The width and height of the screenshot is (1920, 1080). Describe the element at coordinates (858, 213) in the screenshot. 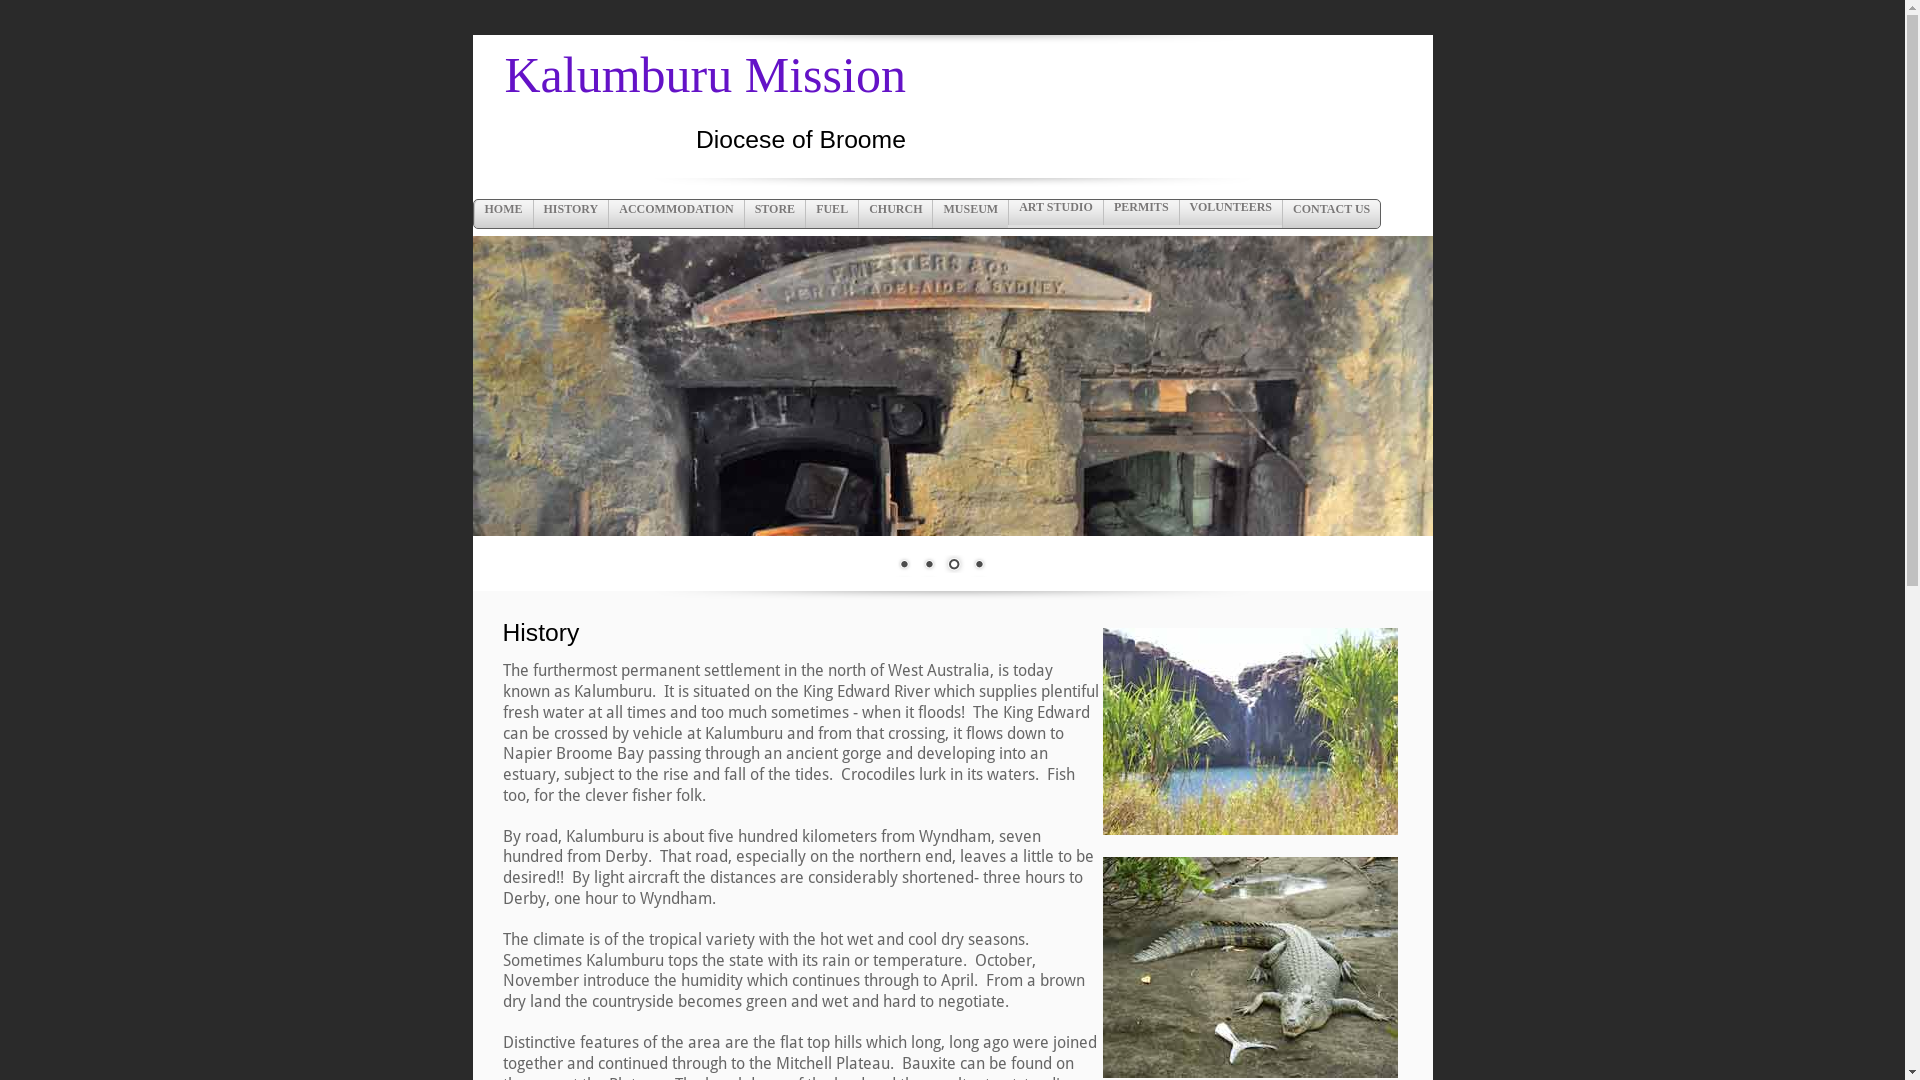

I see `'CHURCH'` at that location.